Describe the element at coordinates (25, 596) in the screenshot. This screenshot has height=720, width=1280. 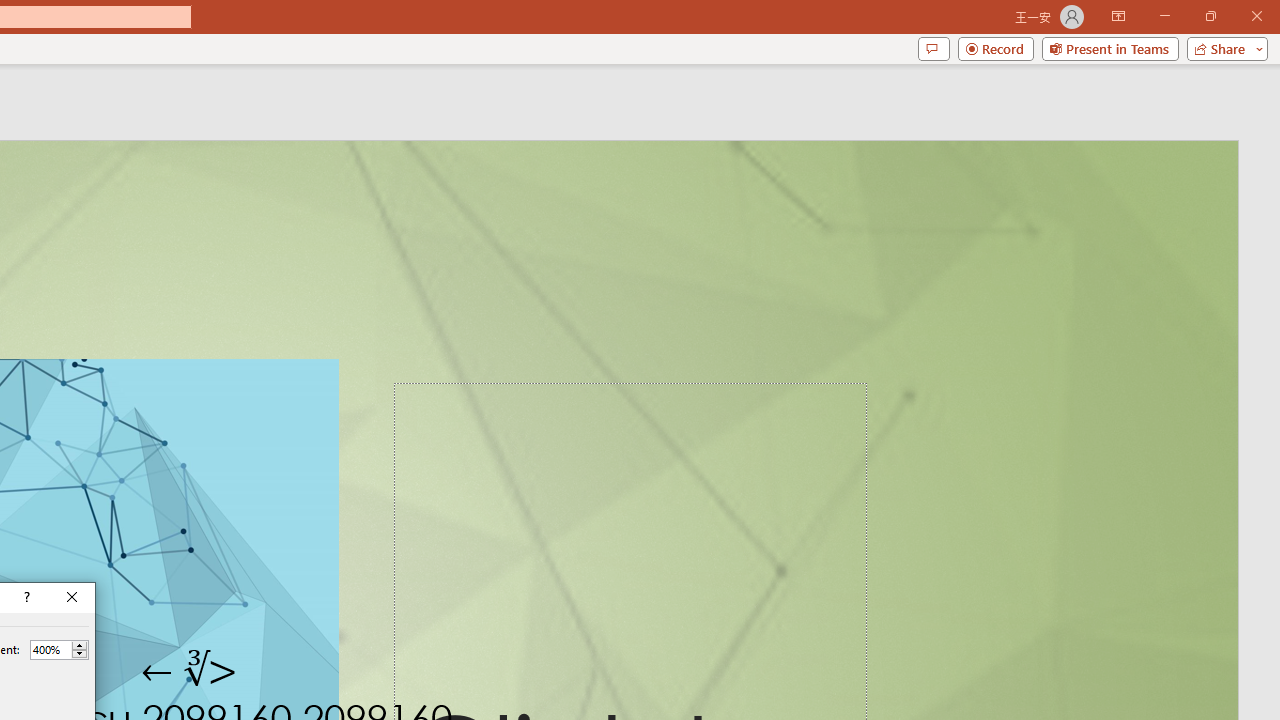
I see `'Context help'` at that location.